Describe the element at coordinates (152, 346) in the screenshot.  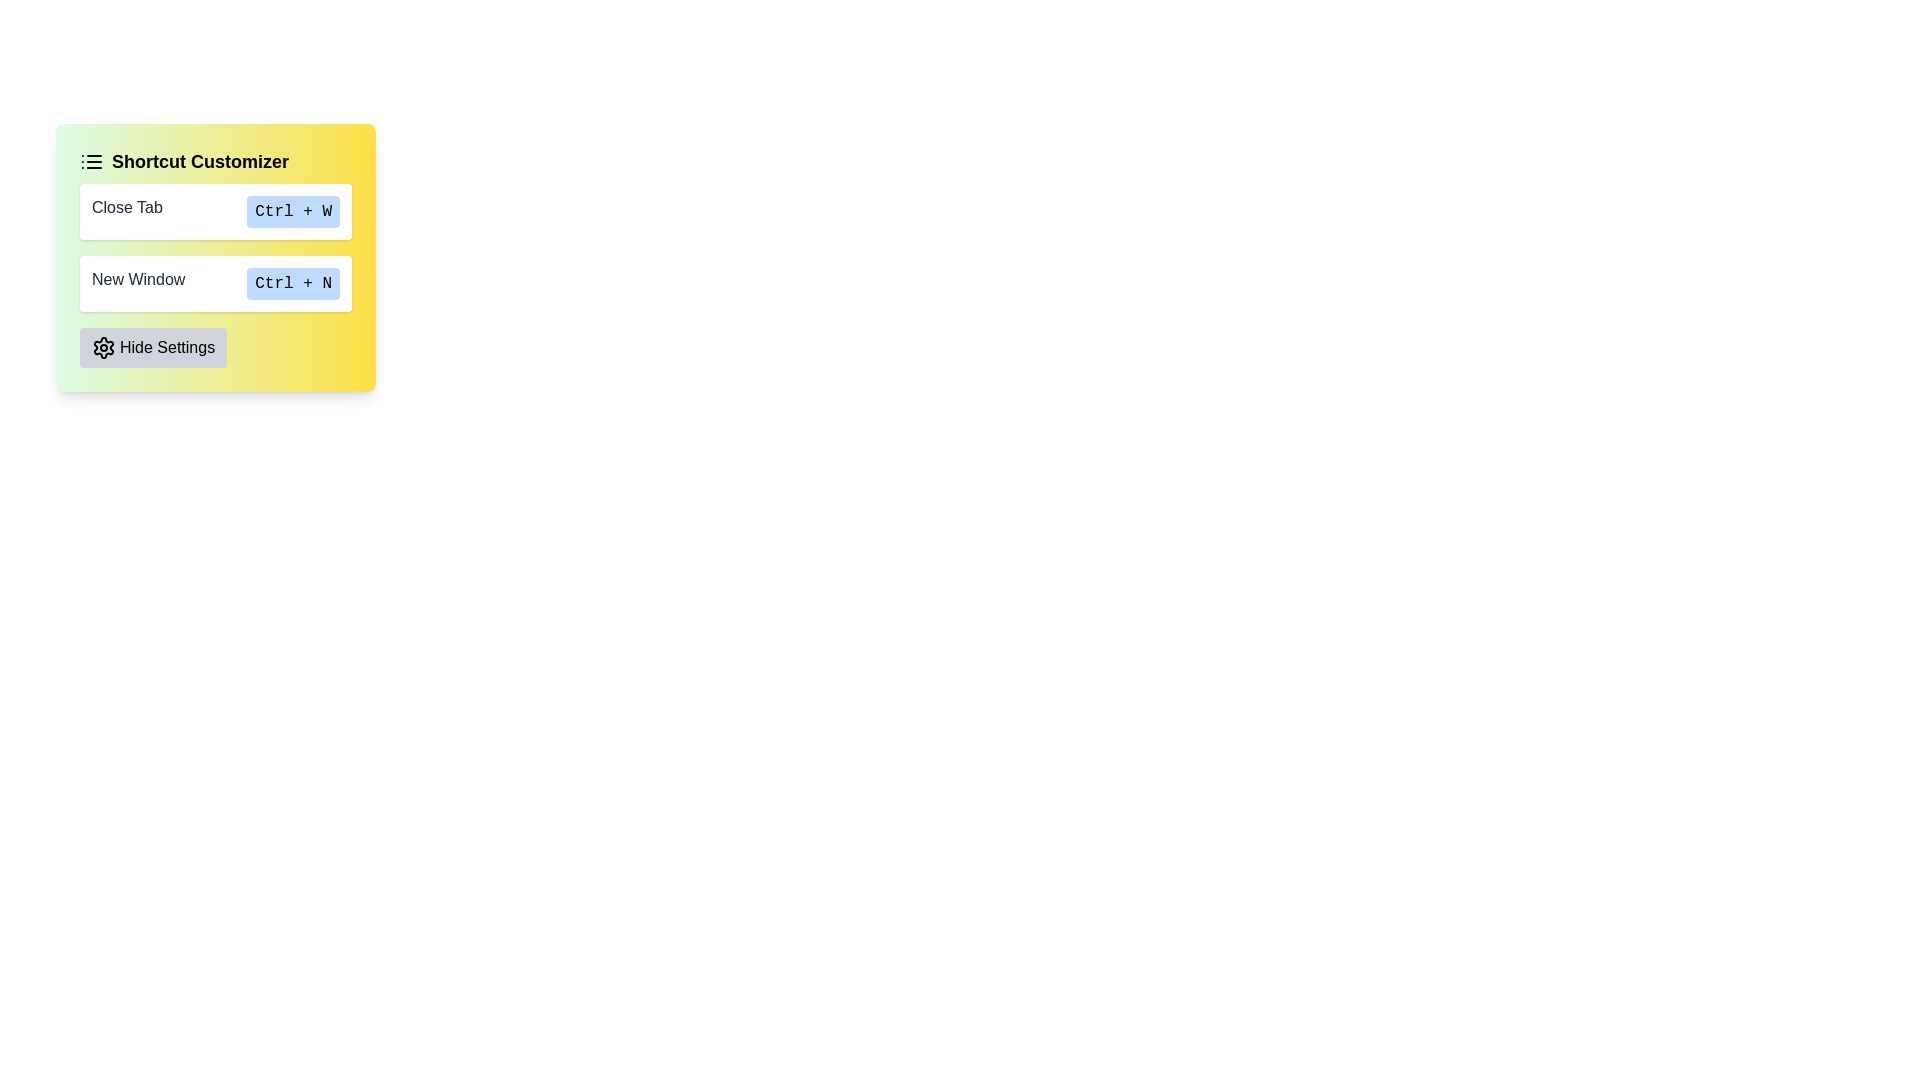
I see `the toggle visibility button located at the bottom of the 'Shortcut Customizer' section` at that location.